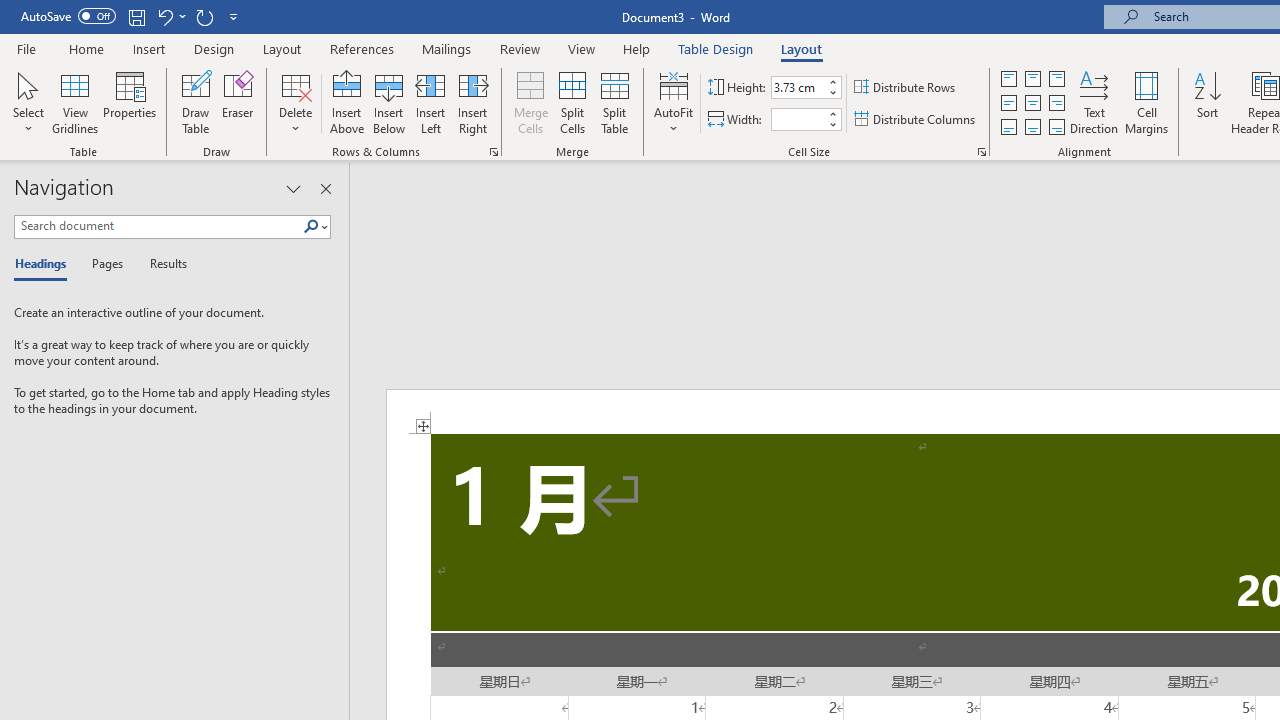  What do you see at coordinates (1032, 127) in the screenshot?
I see `'Align Bottom Center'` at bounding box center [1032, 127].